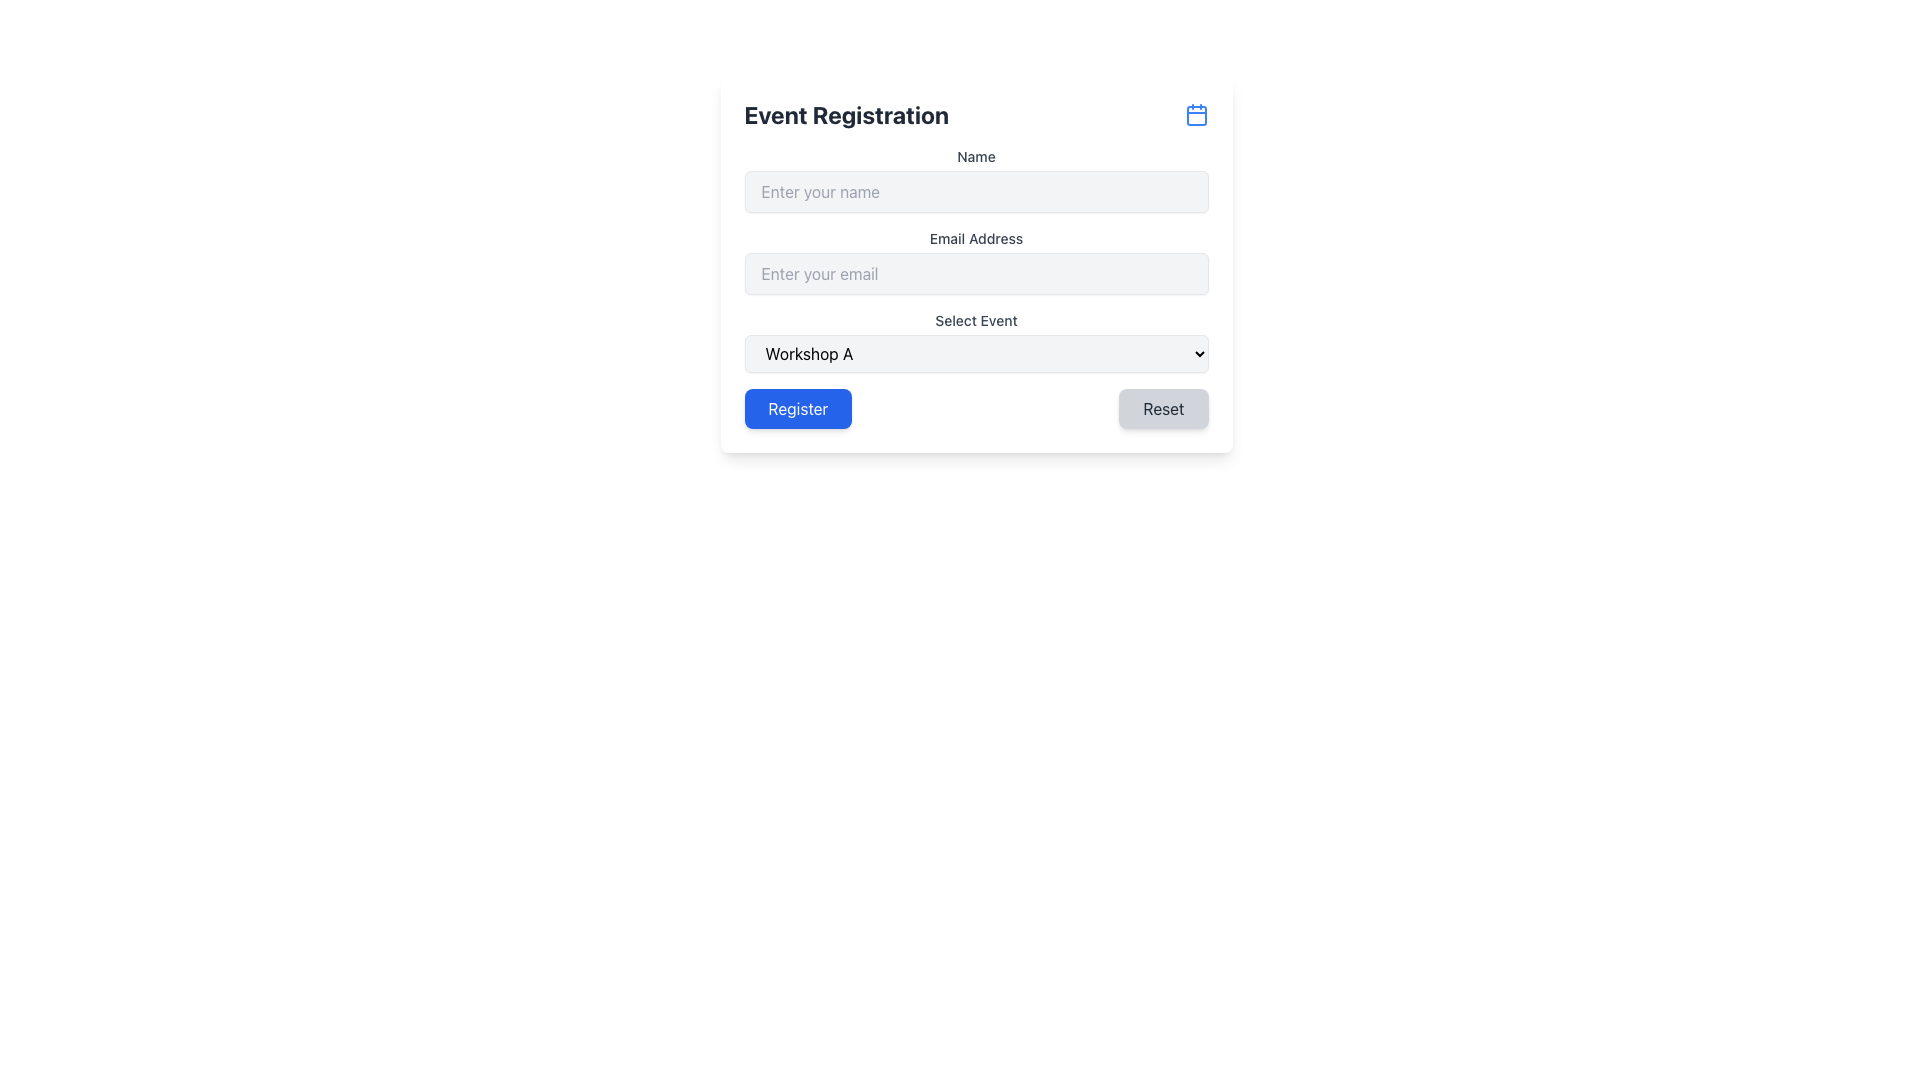 This screenshot has height=1080, width=1920. Describe the element at coordinates (1163, 407) in the screenshot. I see `the 'Reset' button located in the bottom-right corner of the form to clear all inputs and revert them to their initial state` at that location.